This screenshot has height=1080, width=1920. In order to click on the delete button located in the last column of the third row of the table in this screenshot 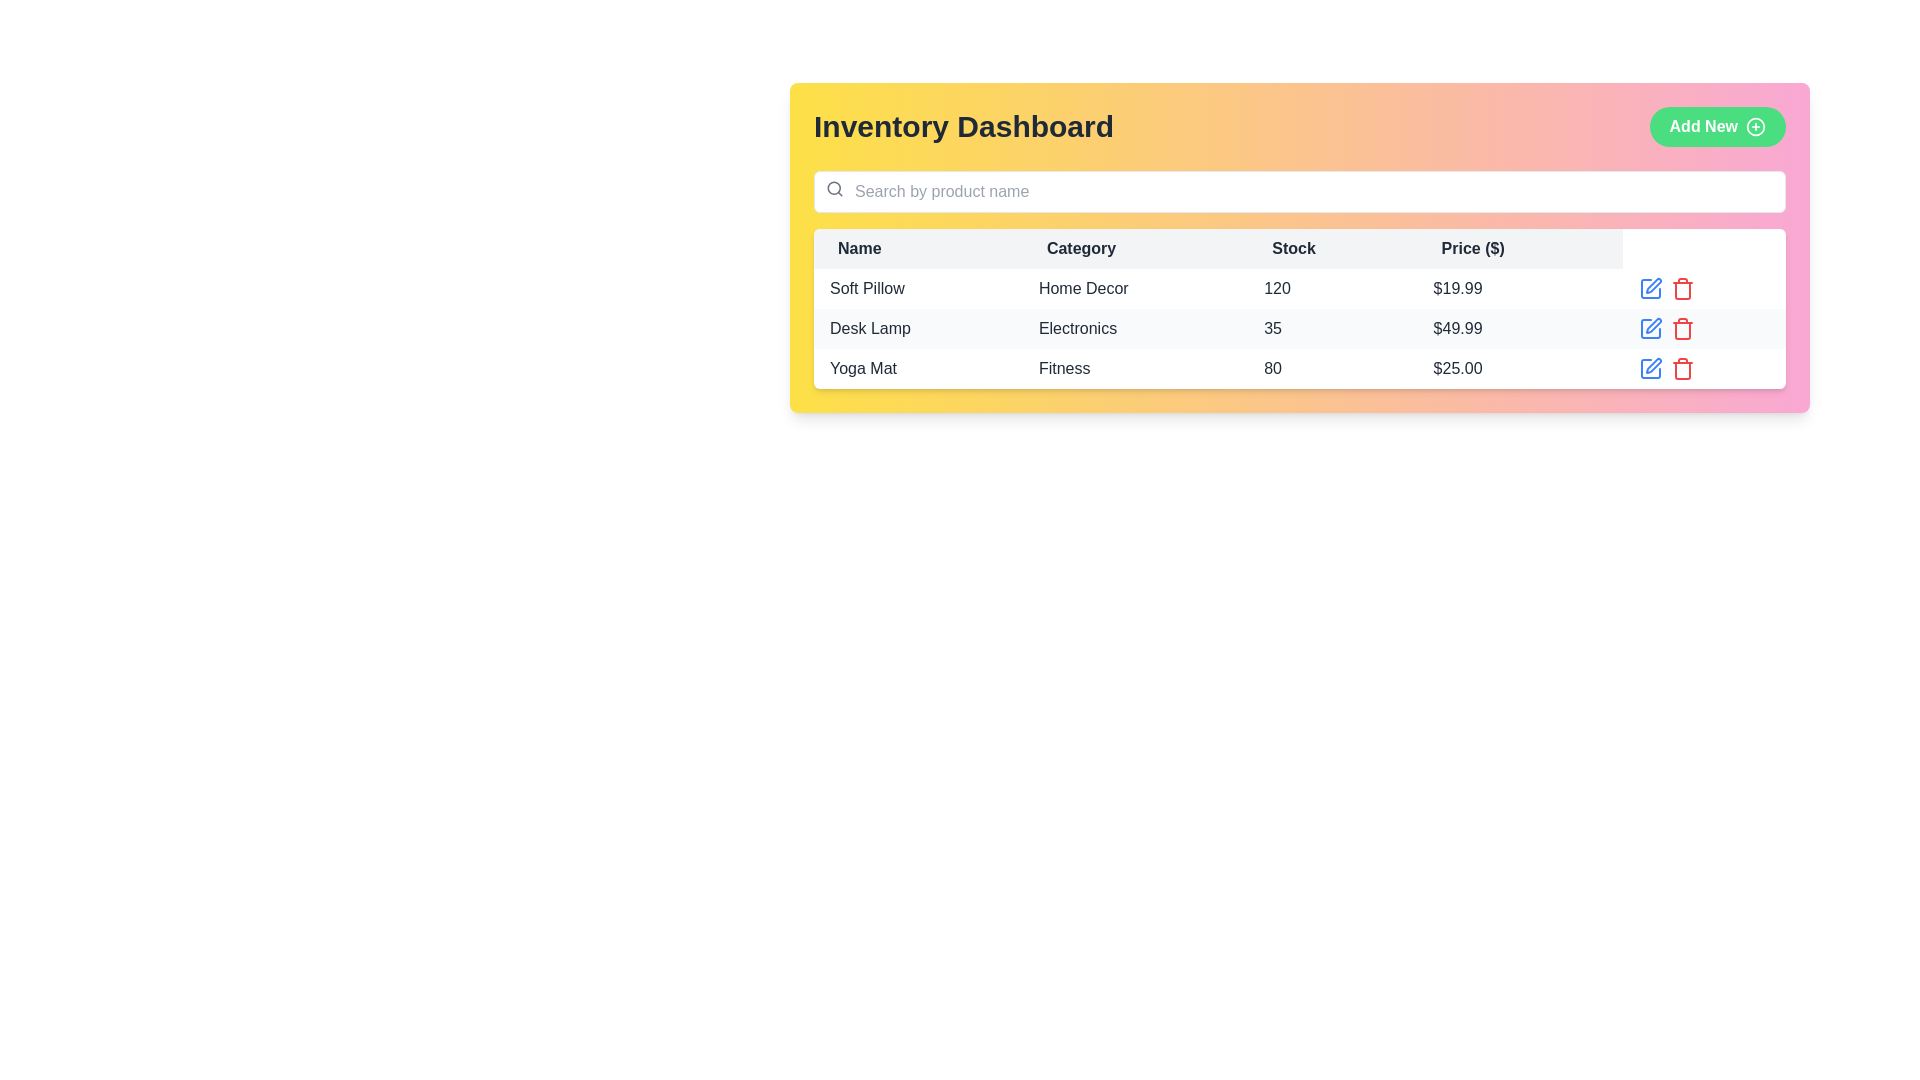, I will do `click(1682, 369)`.